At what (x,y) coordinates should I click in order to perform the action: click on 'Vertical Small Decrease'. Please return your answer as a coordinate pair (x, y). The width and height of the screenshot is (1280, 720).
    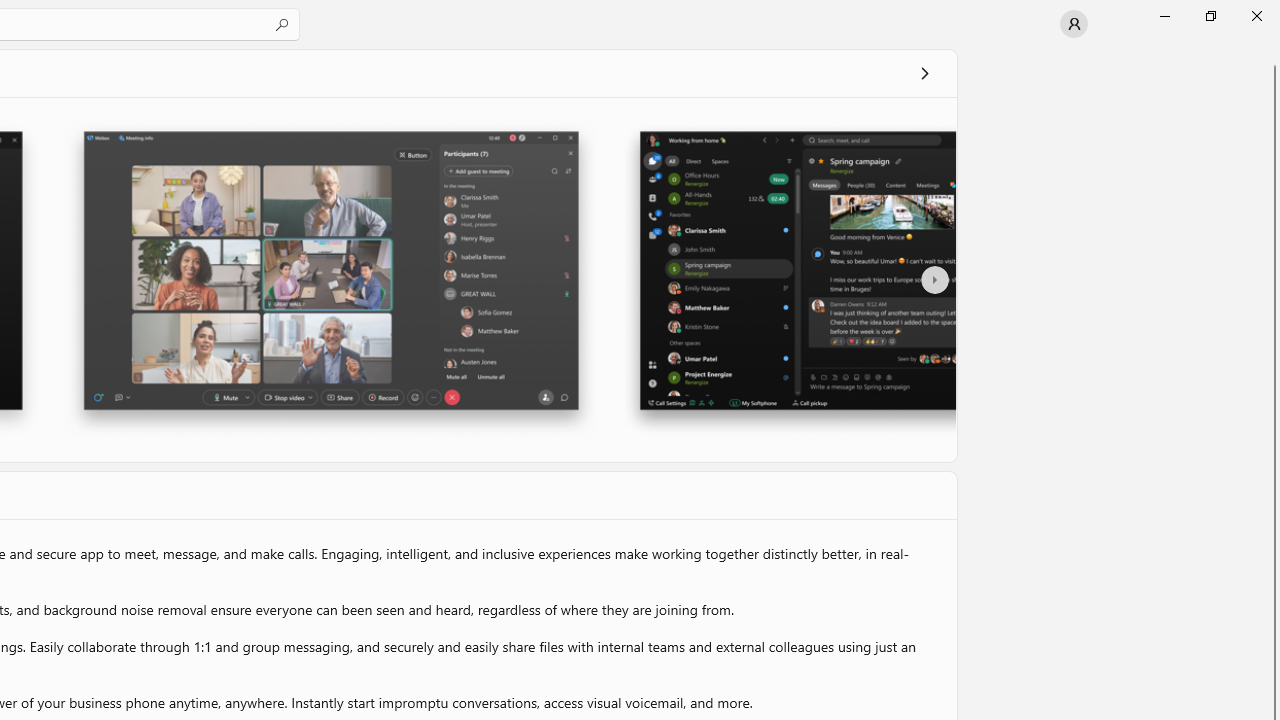
    Looking at the image, I should click on (1271, 54).